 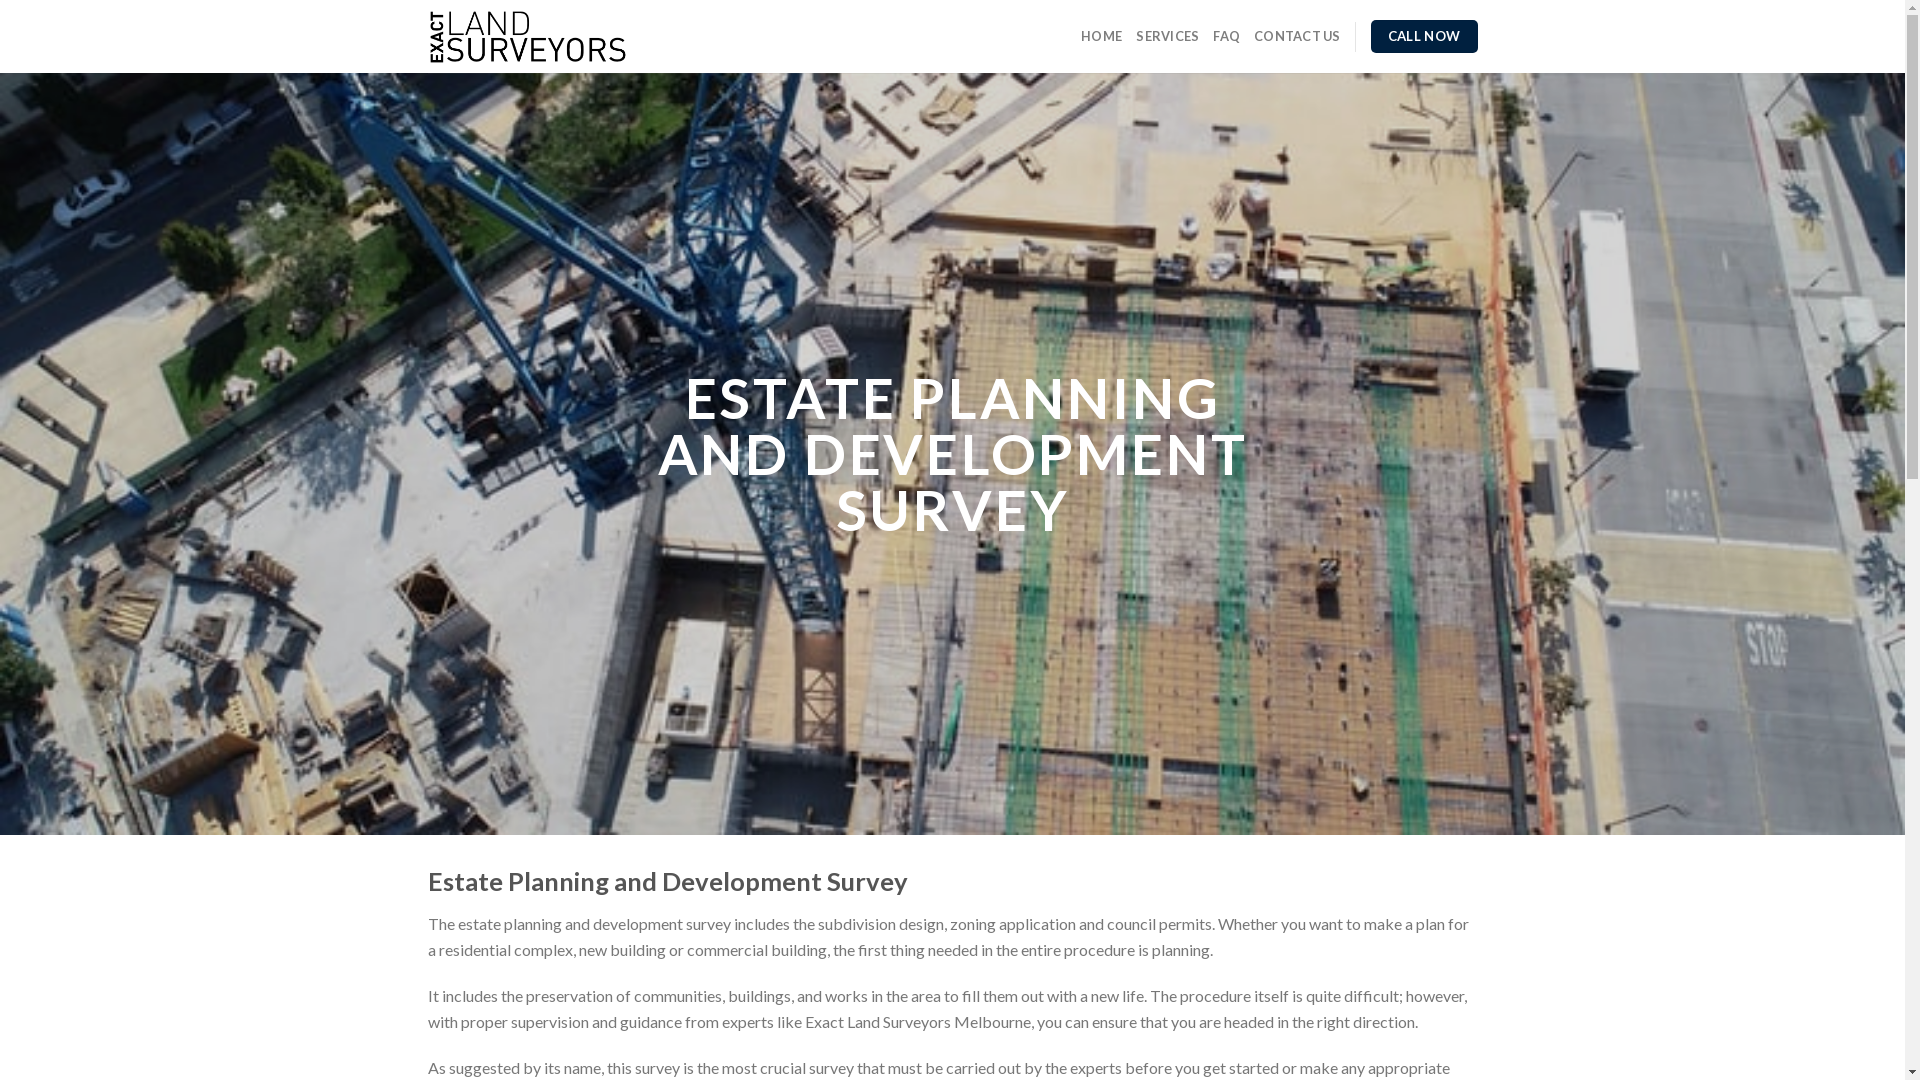 What do you see at coordinates (1225, 35) in the screenshot?
I see `'FAQ'` at bounding box center [1225, 35].